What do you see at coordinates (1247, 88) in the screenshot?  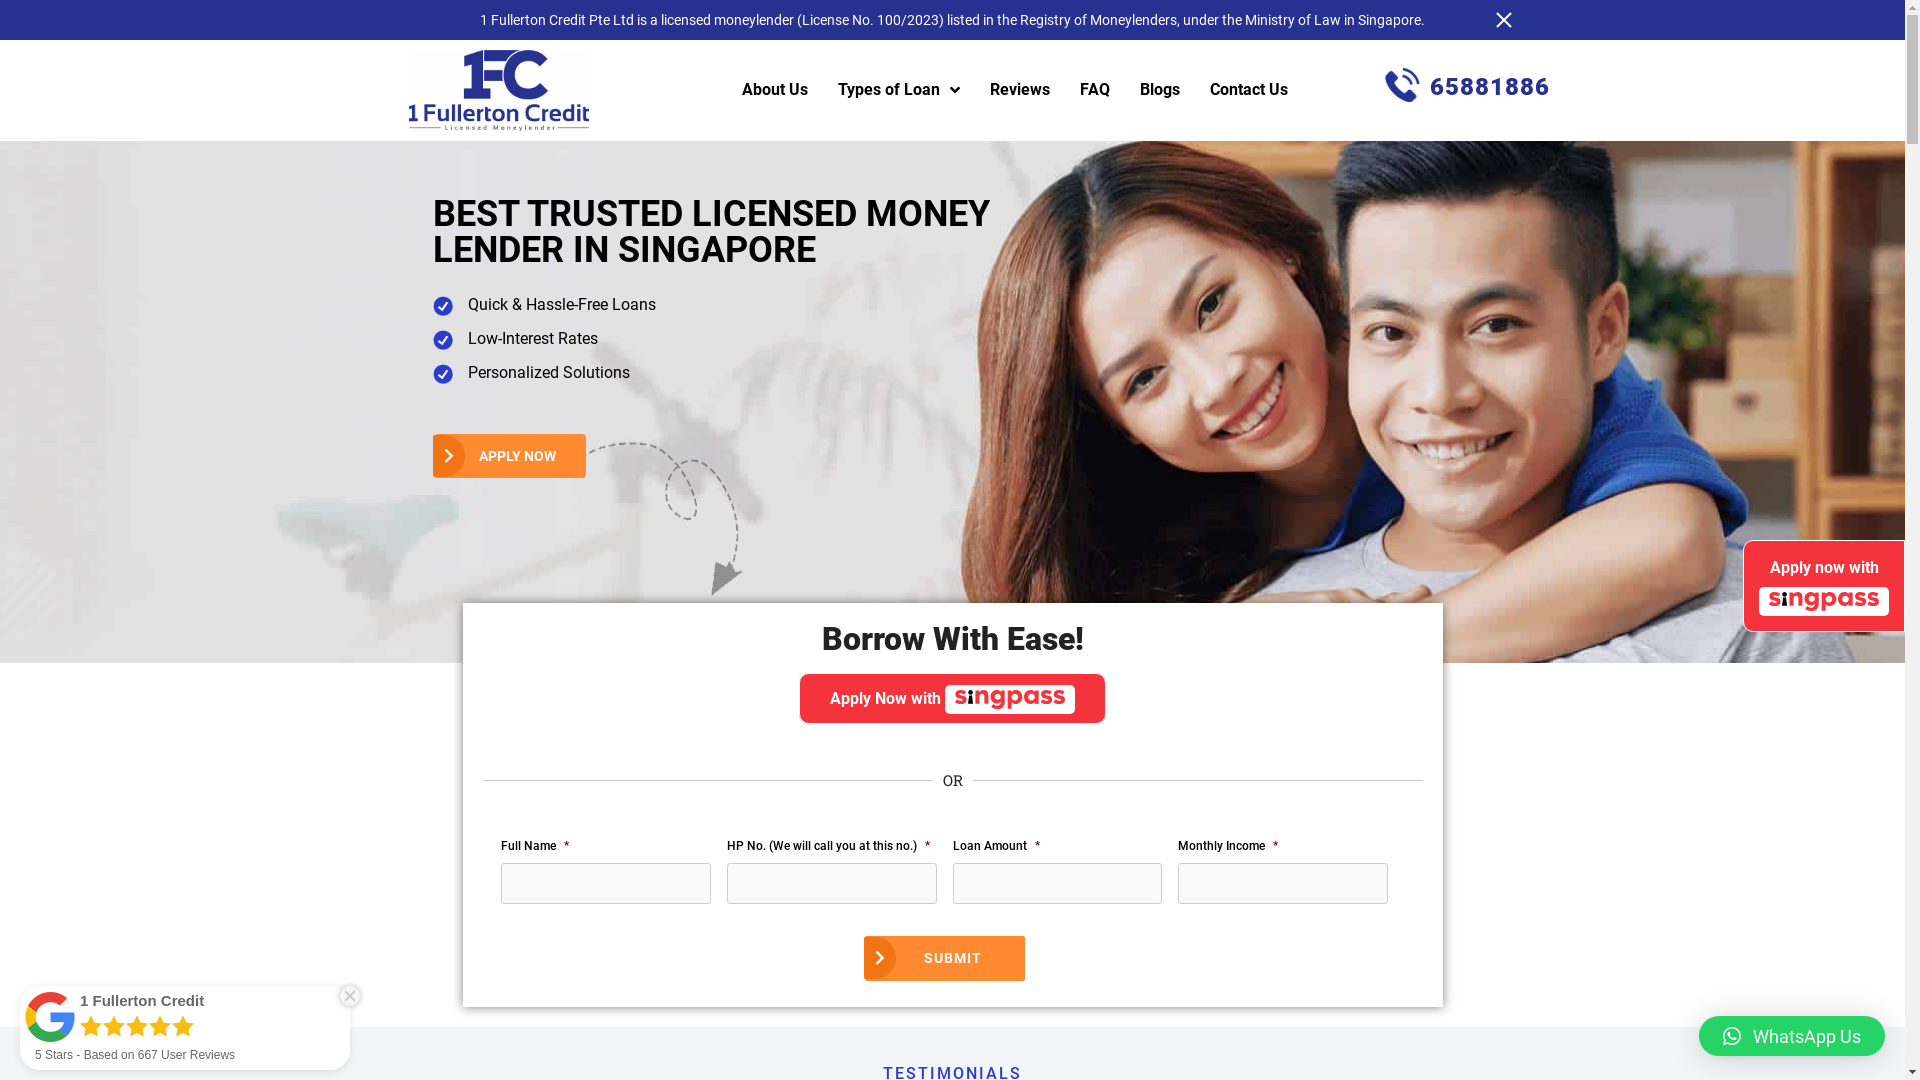 I see `'Contact Us'` at bounding box center [1247, 88].